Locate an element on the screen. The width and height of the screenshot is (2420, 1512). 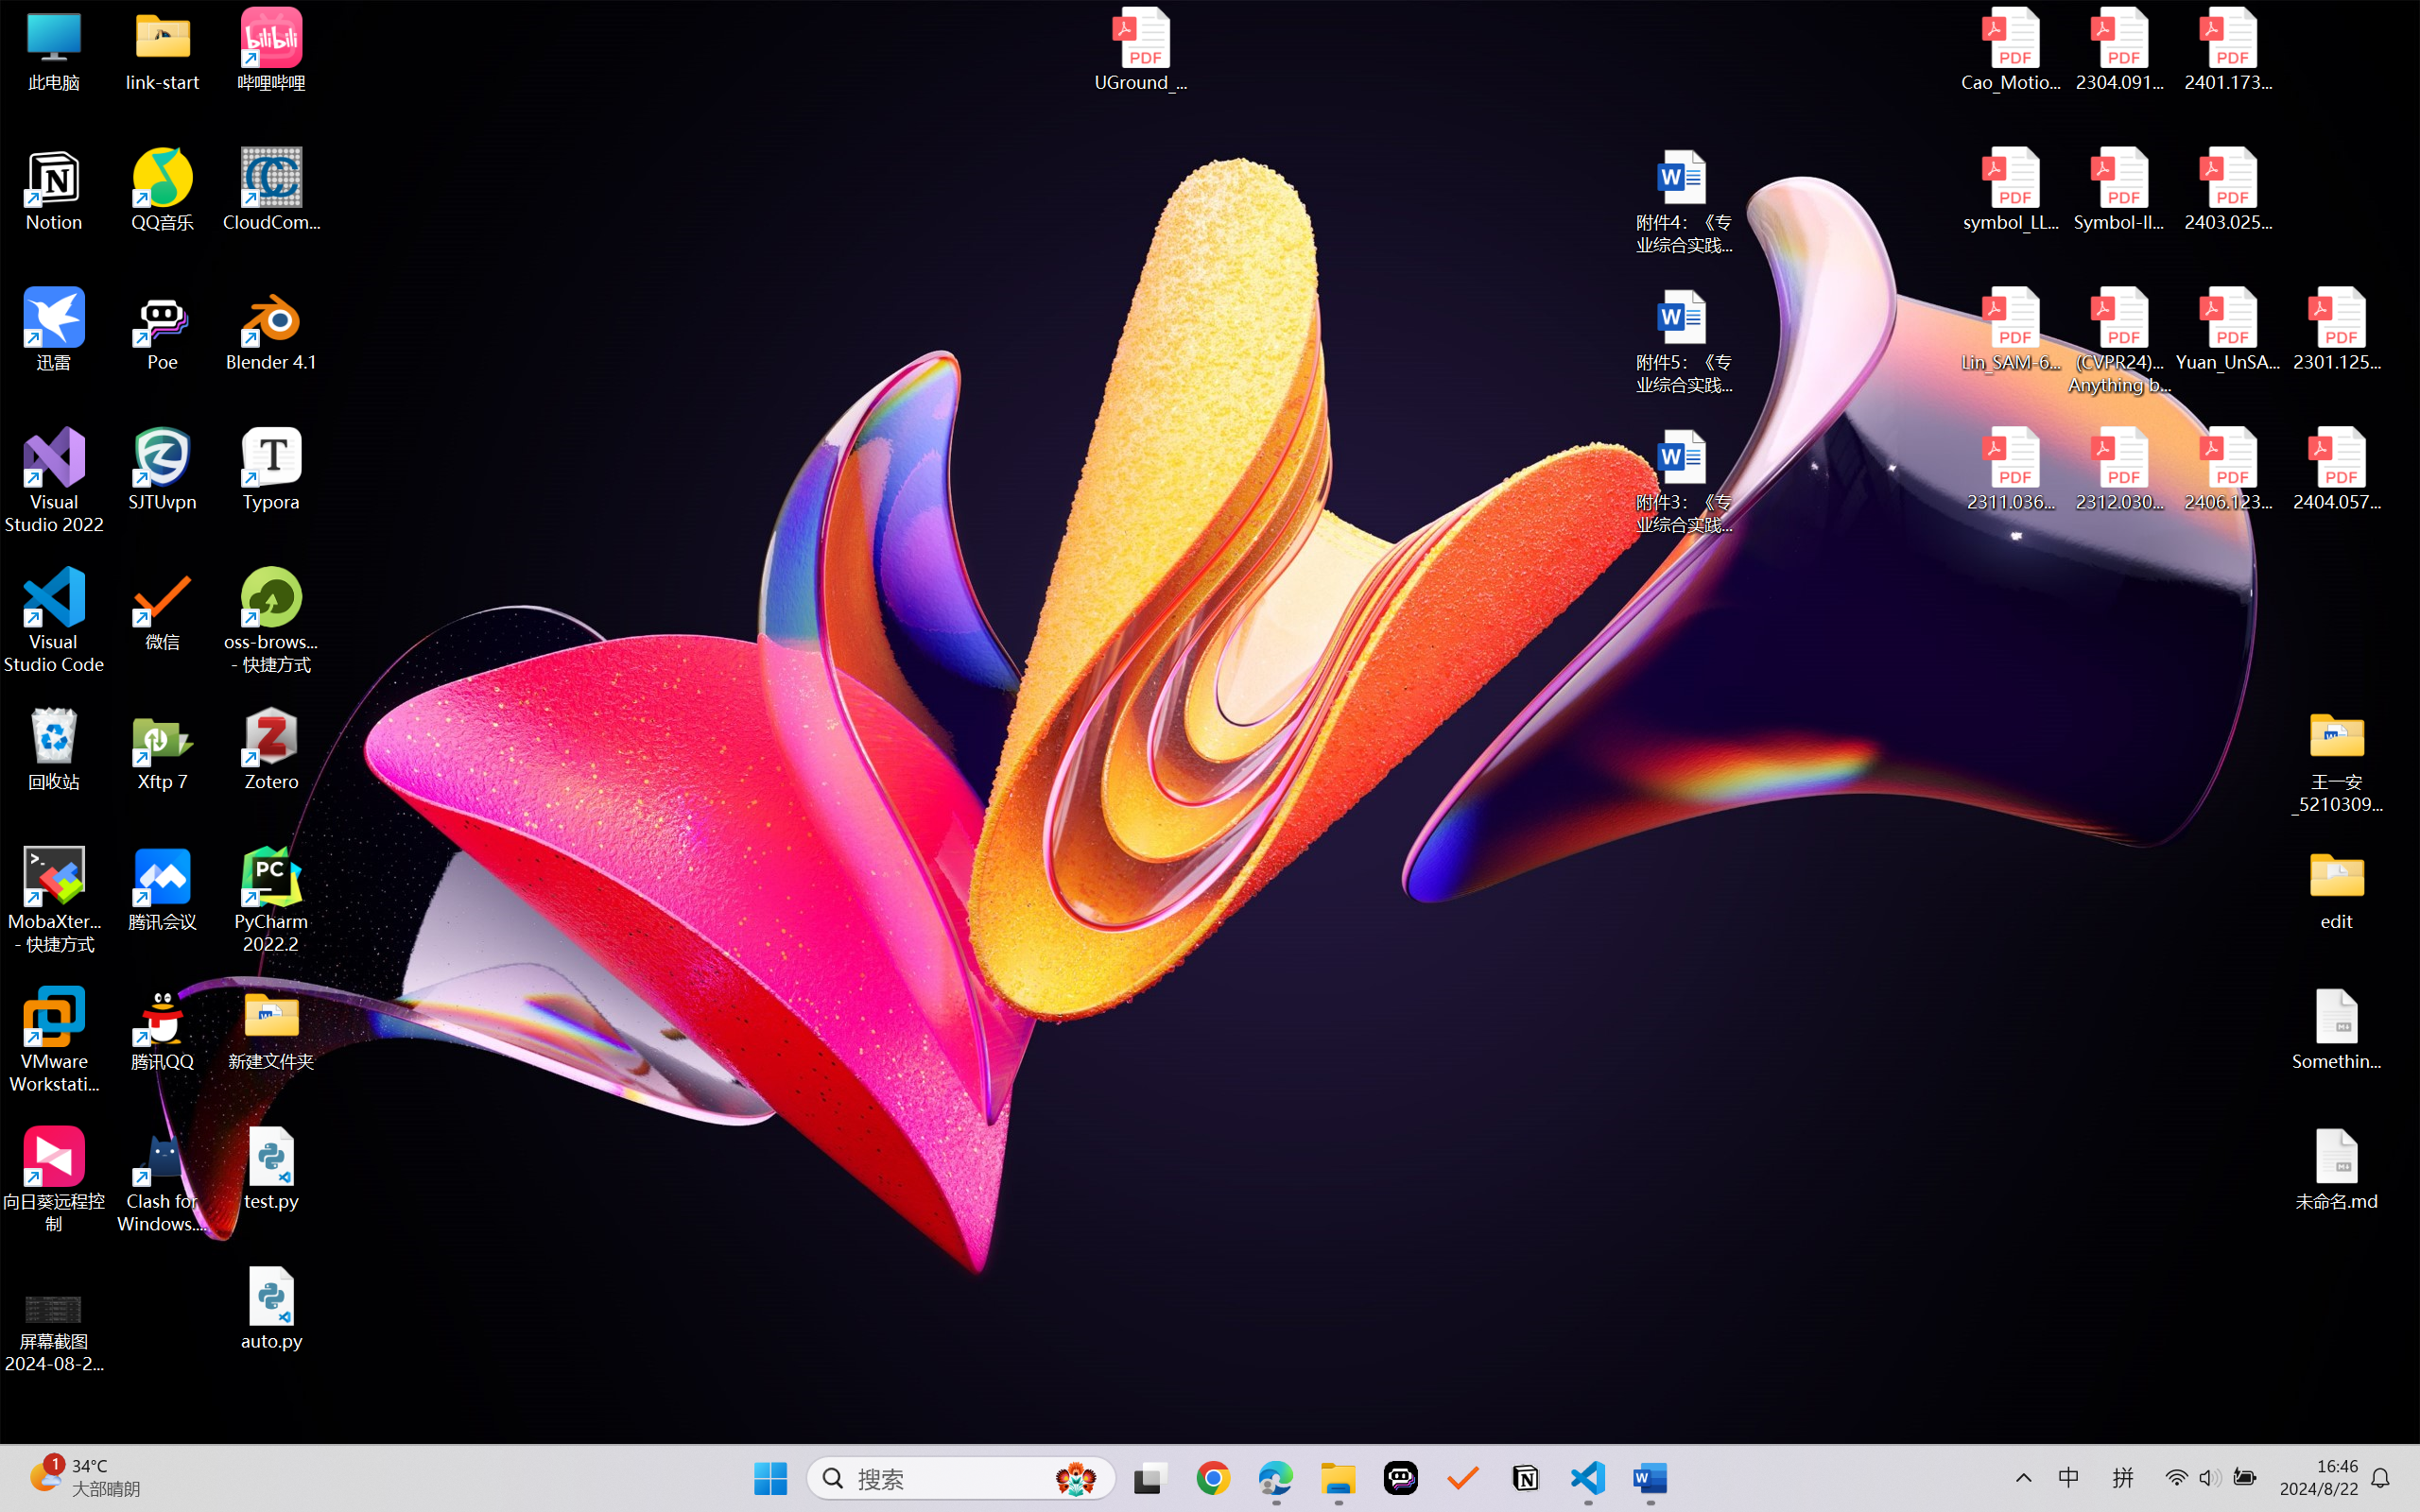
'VMware Workstation Pro' is located at coordinates (53, 1040).